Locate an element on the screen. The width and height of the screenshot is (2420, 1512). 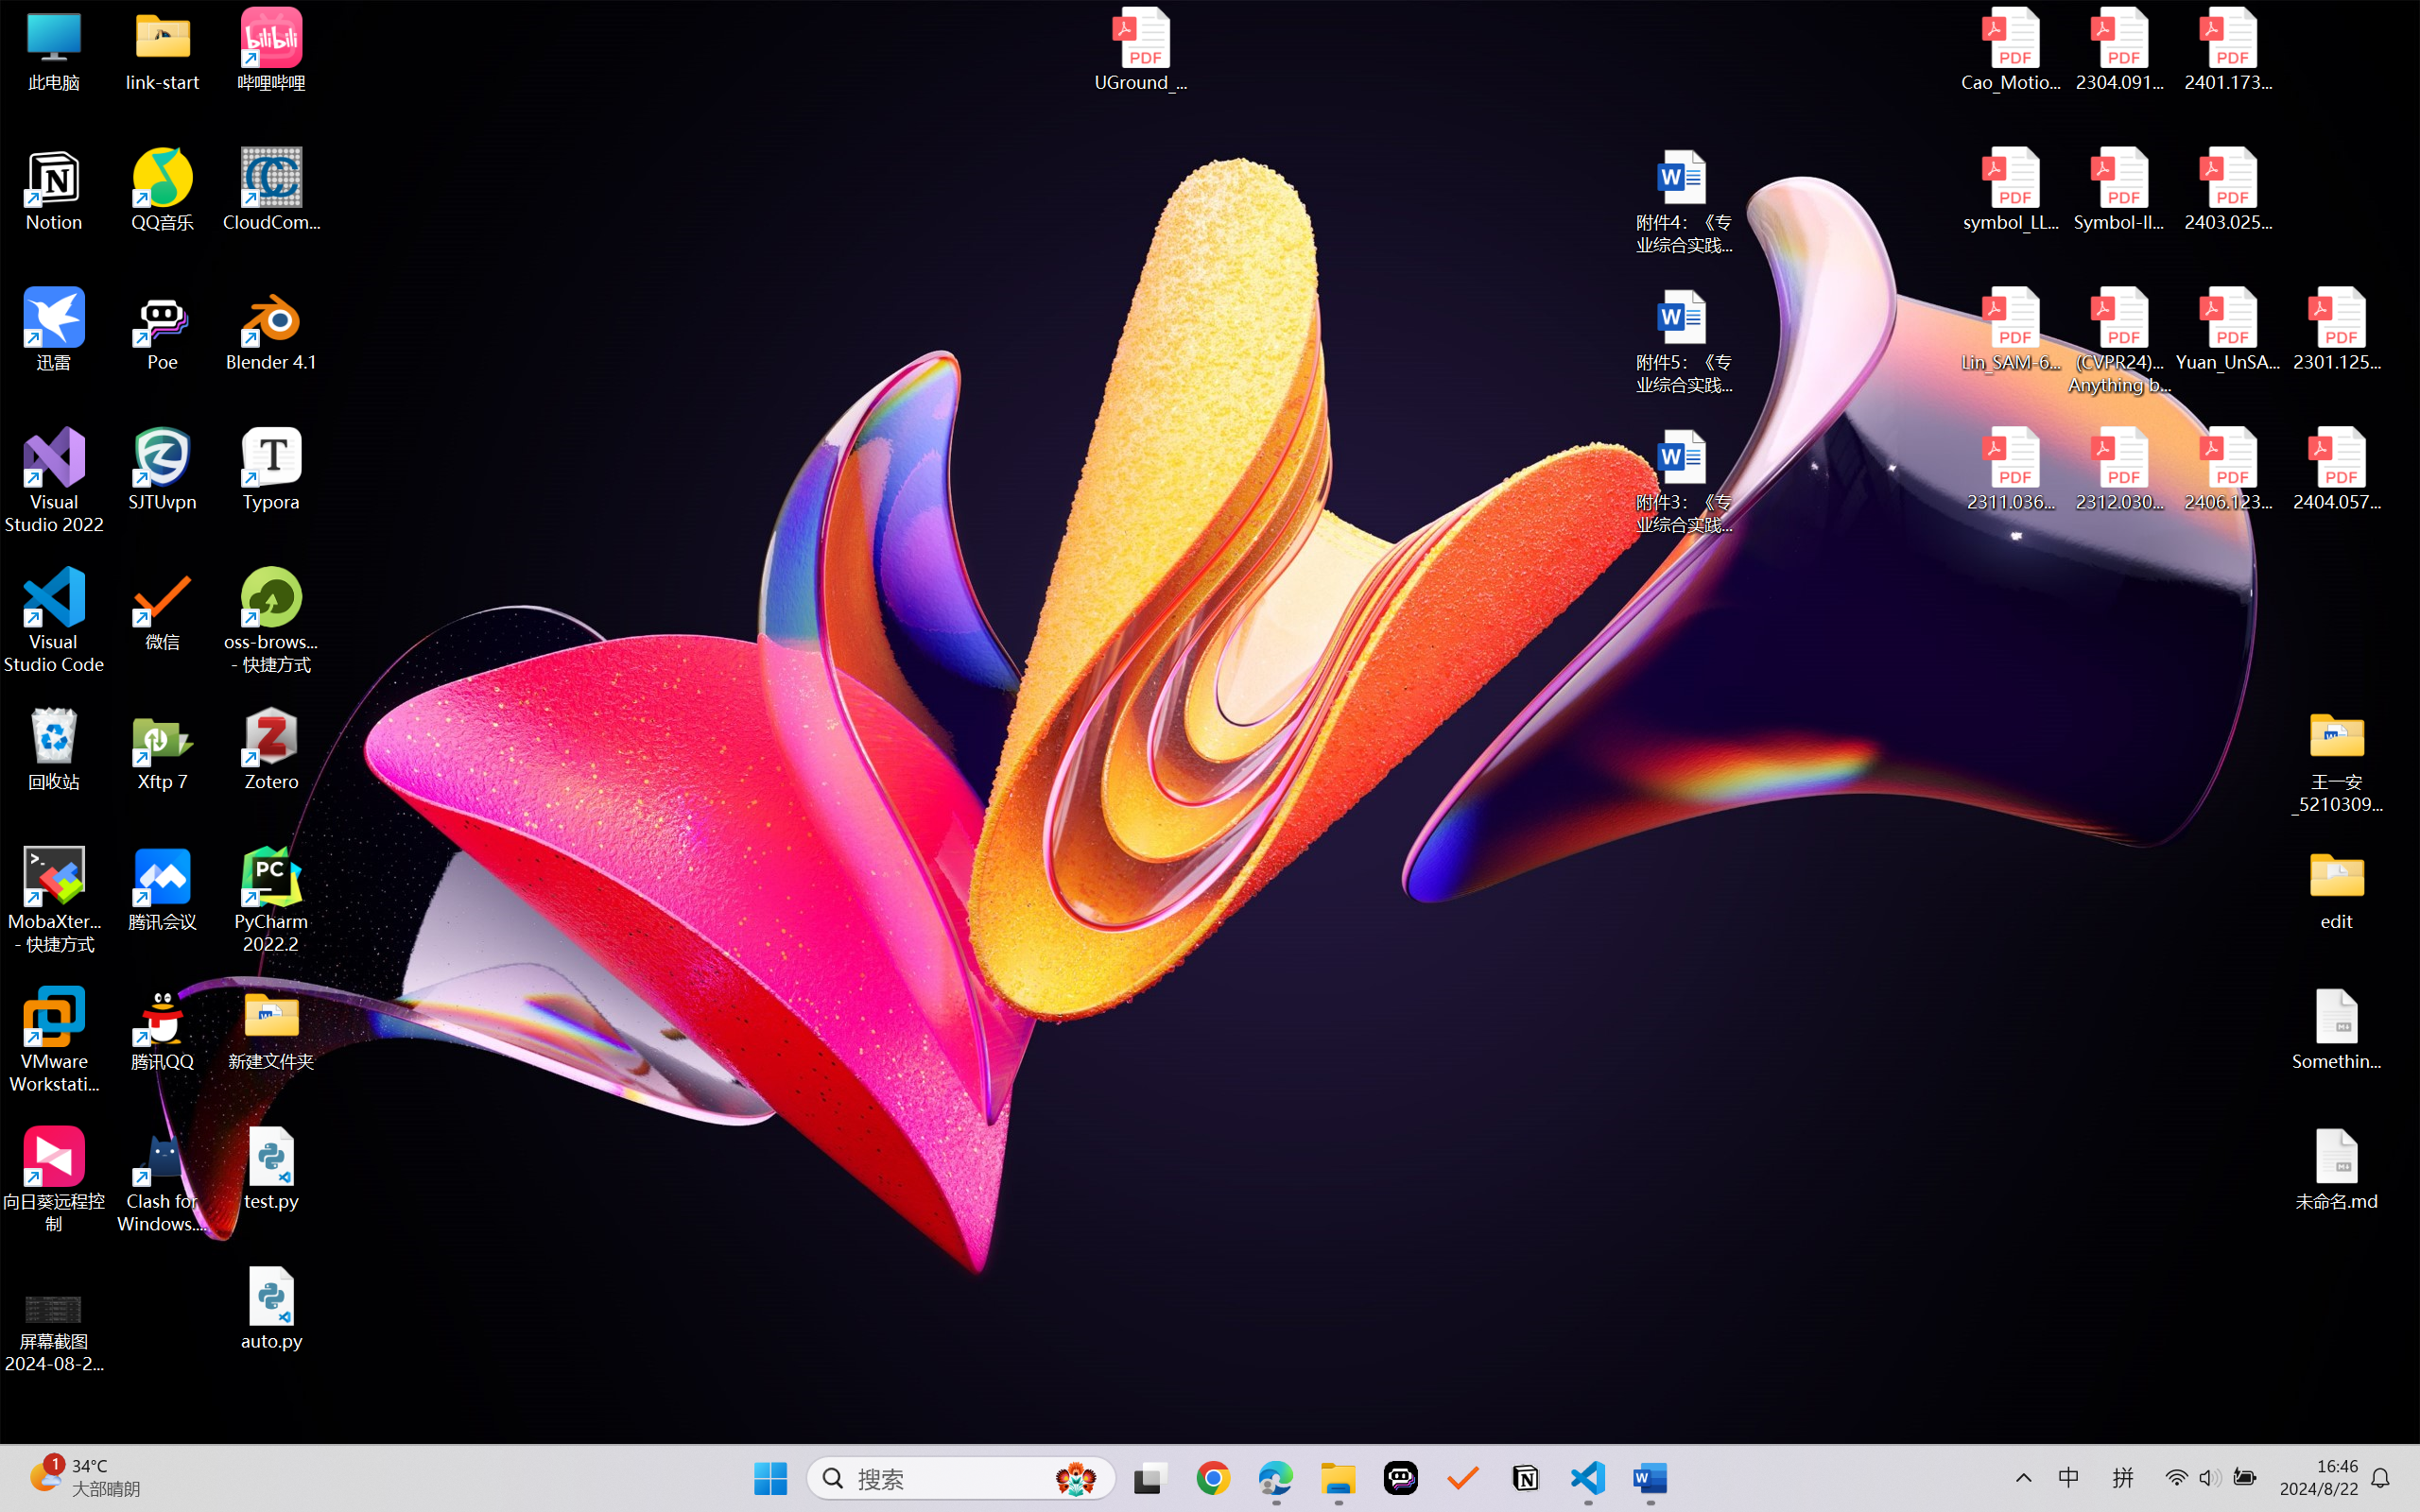
'VMware Workstation Pro' is located at coordinates (53, 1040).